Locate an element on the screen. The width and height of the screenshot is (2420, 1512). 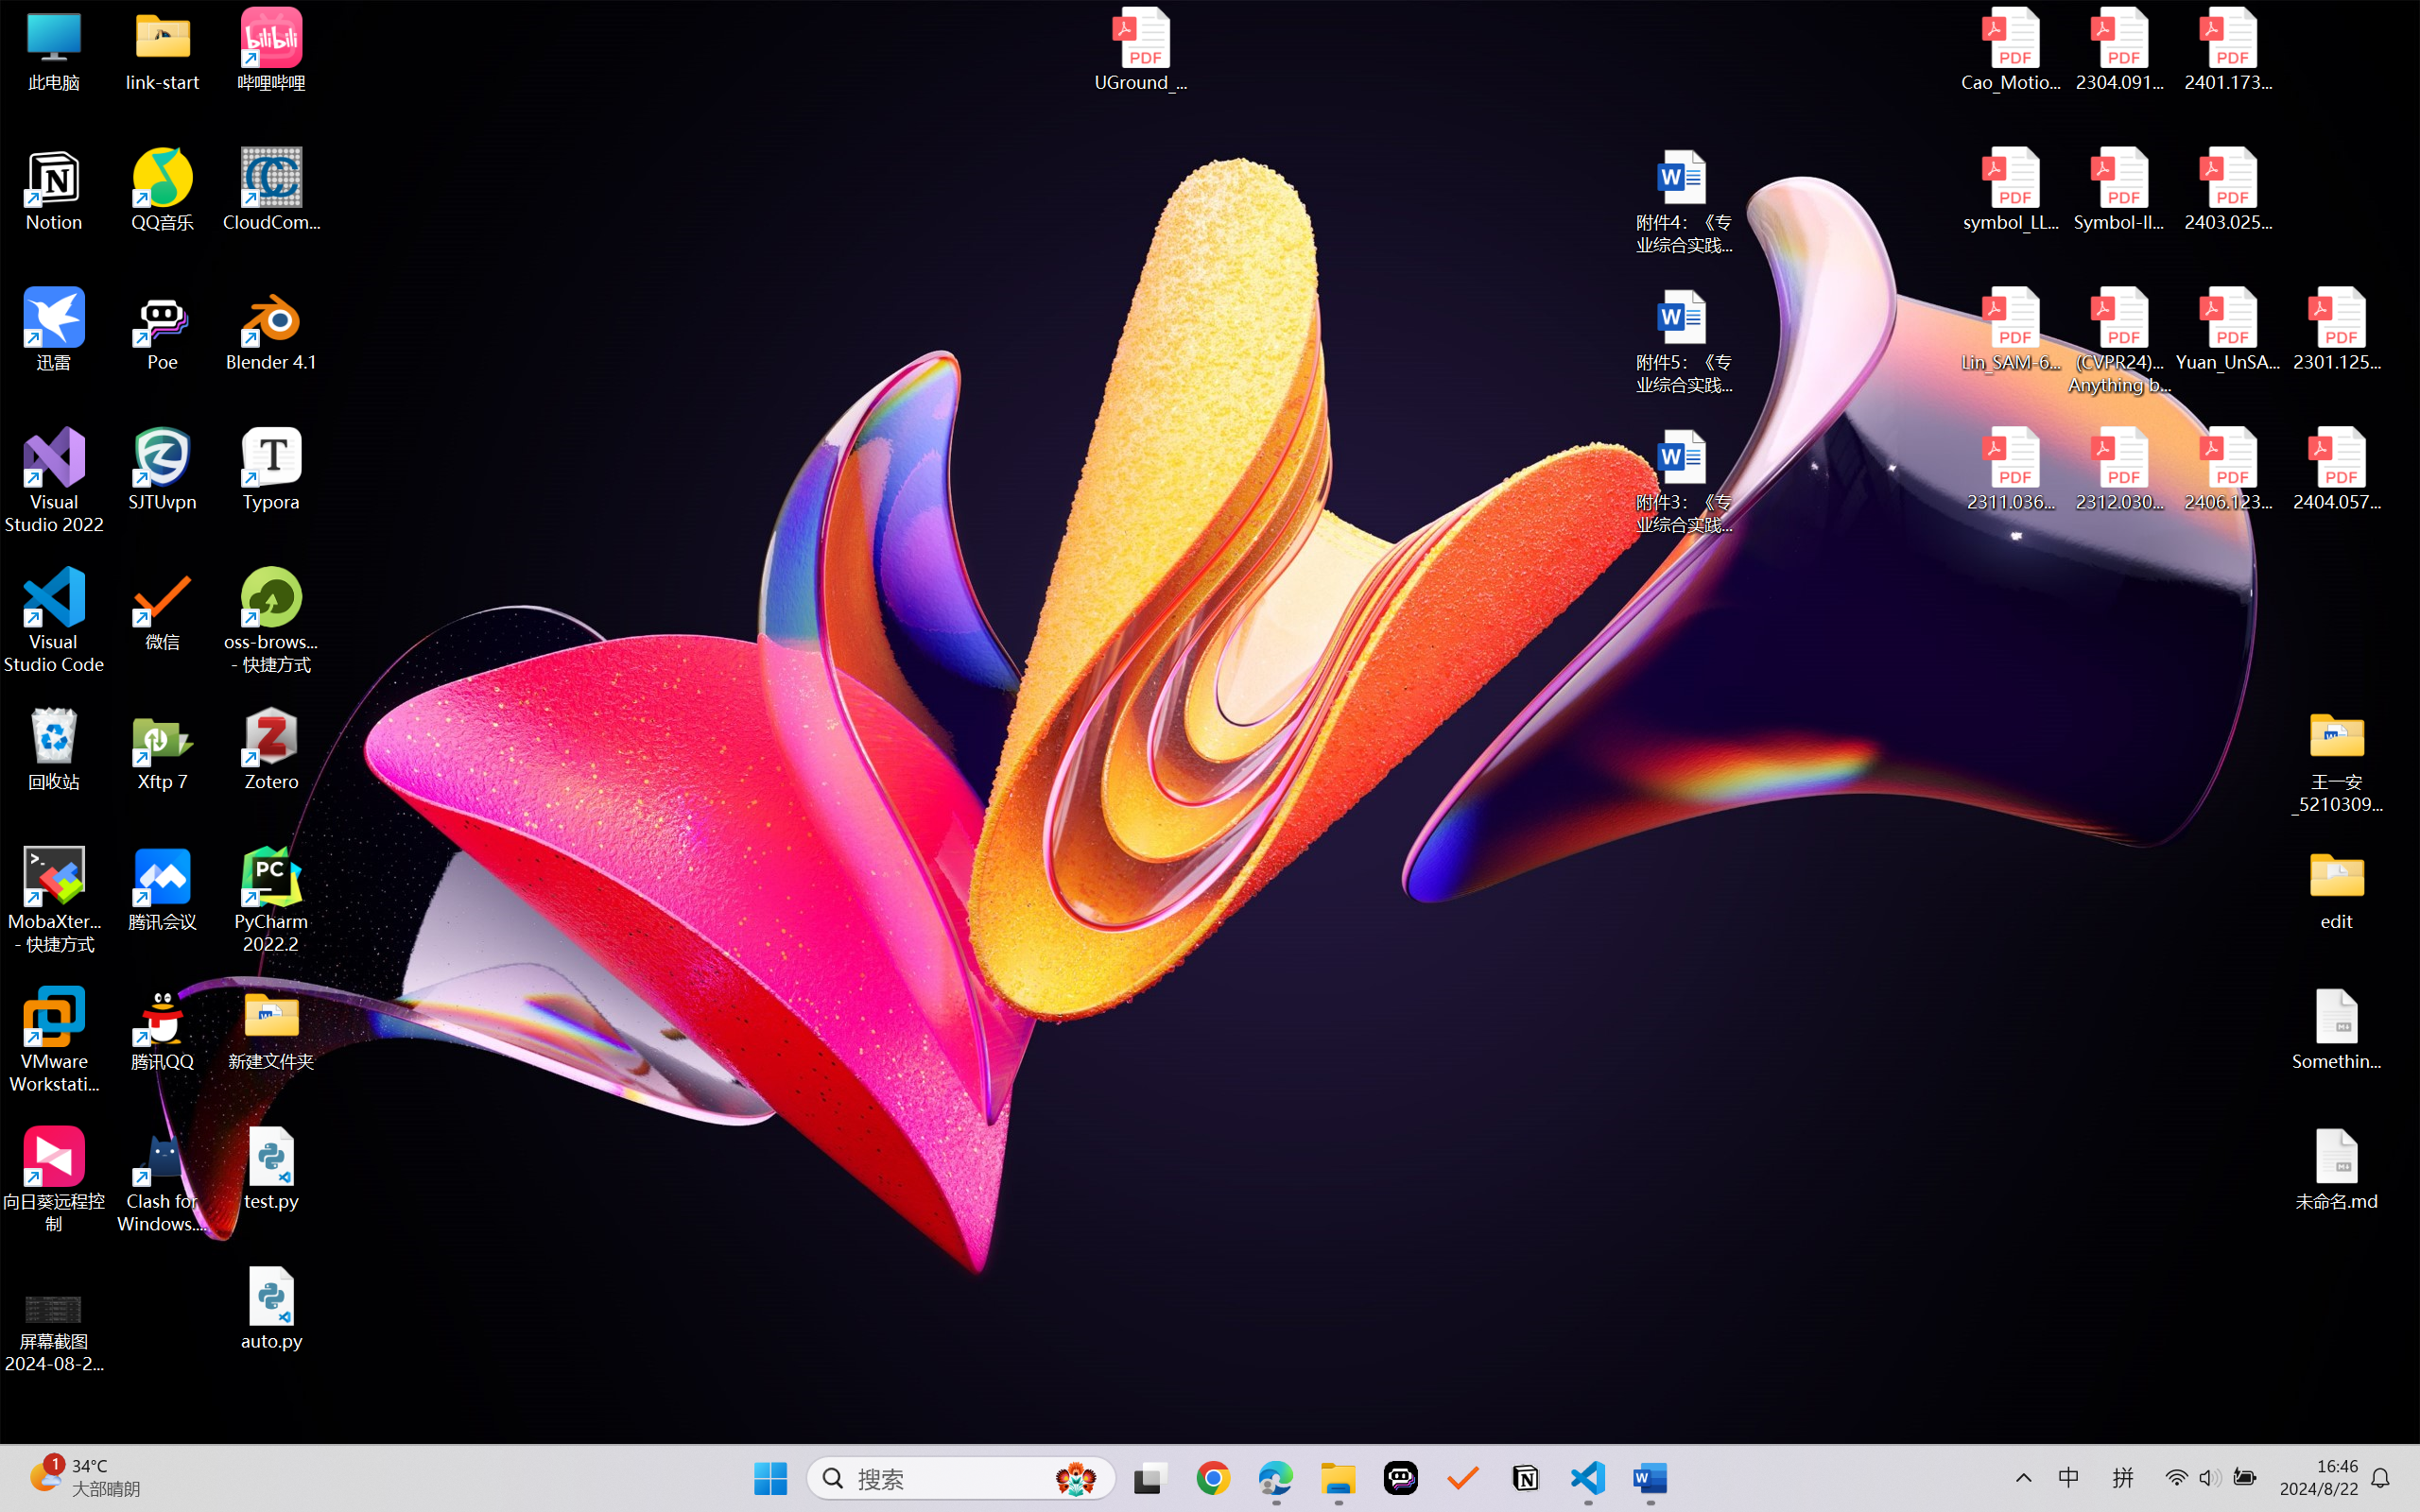
'VMware Workstation Pro' is located at coordinates (53, 1040).